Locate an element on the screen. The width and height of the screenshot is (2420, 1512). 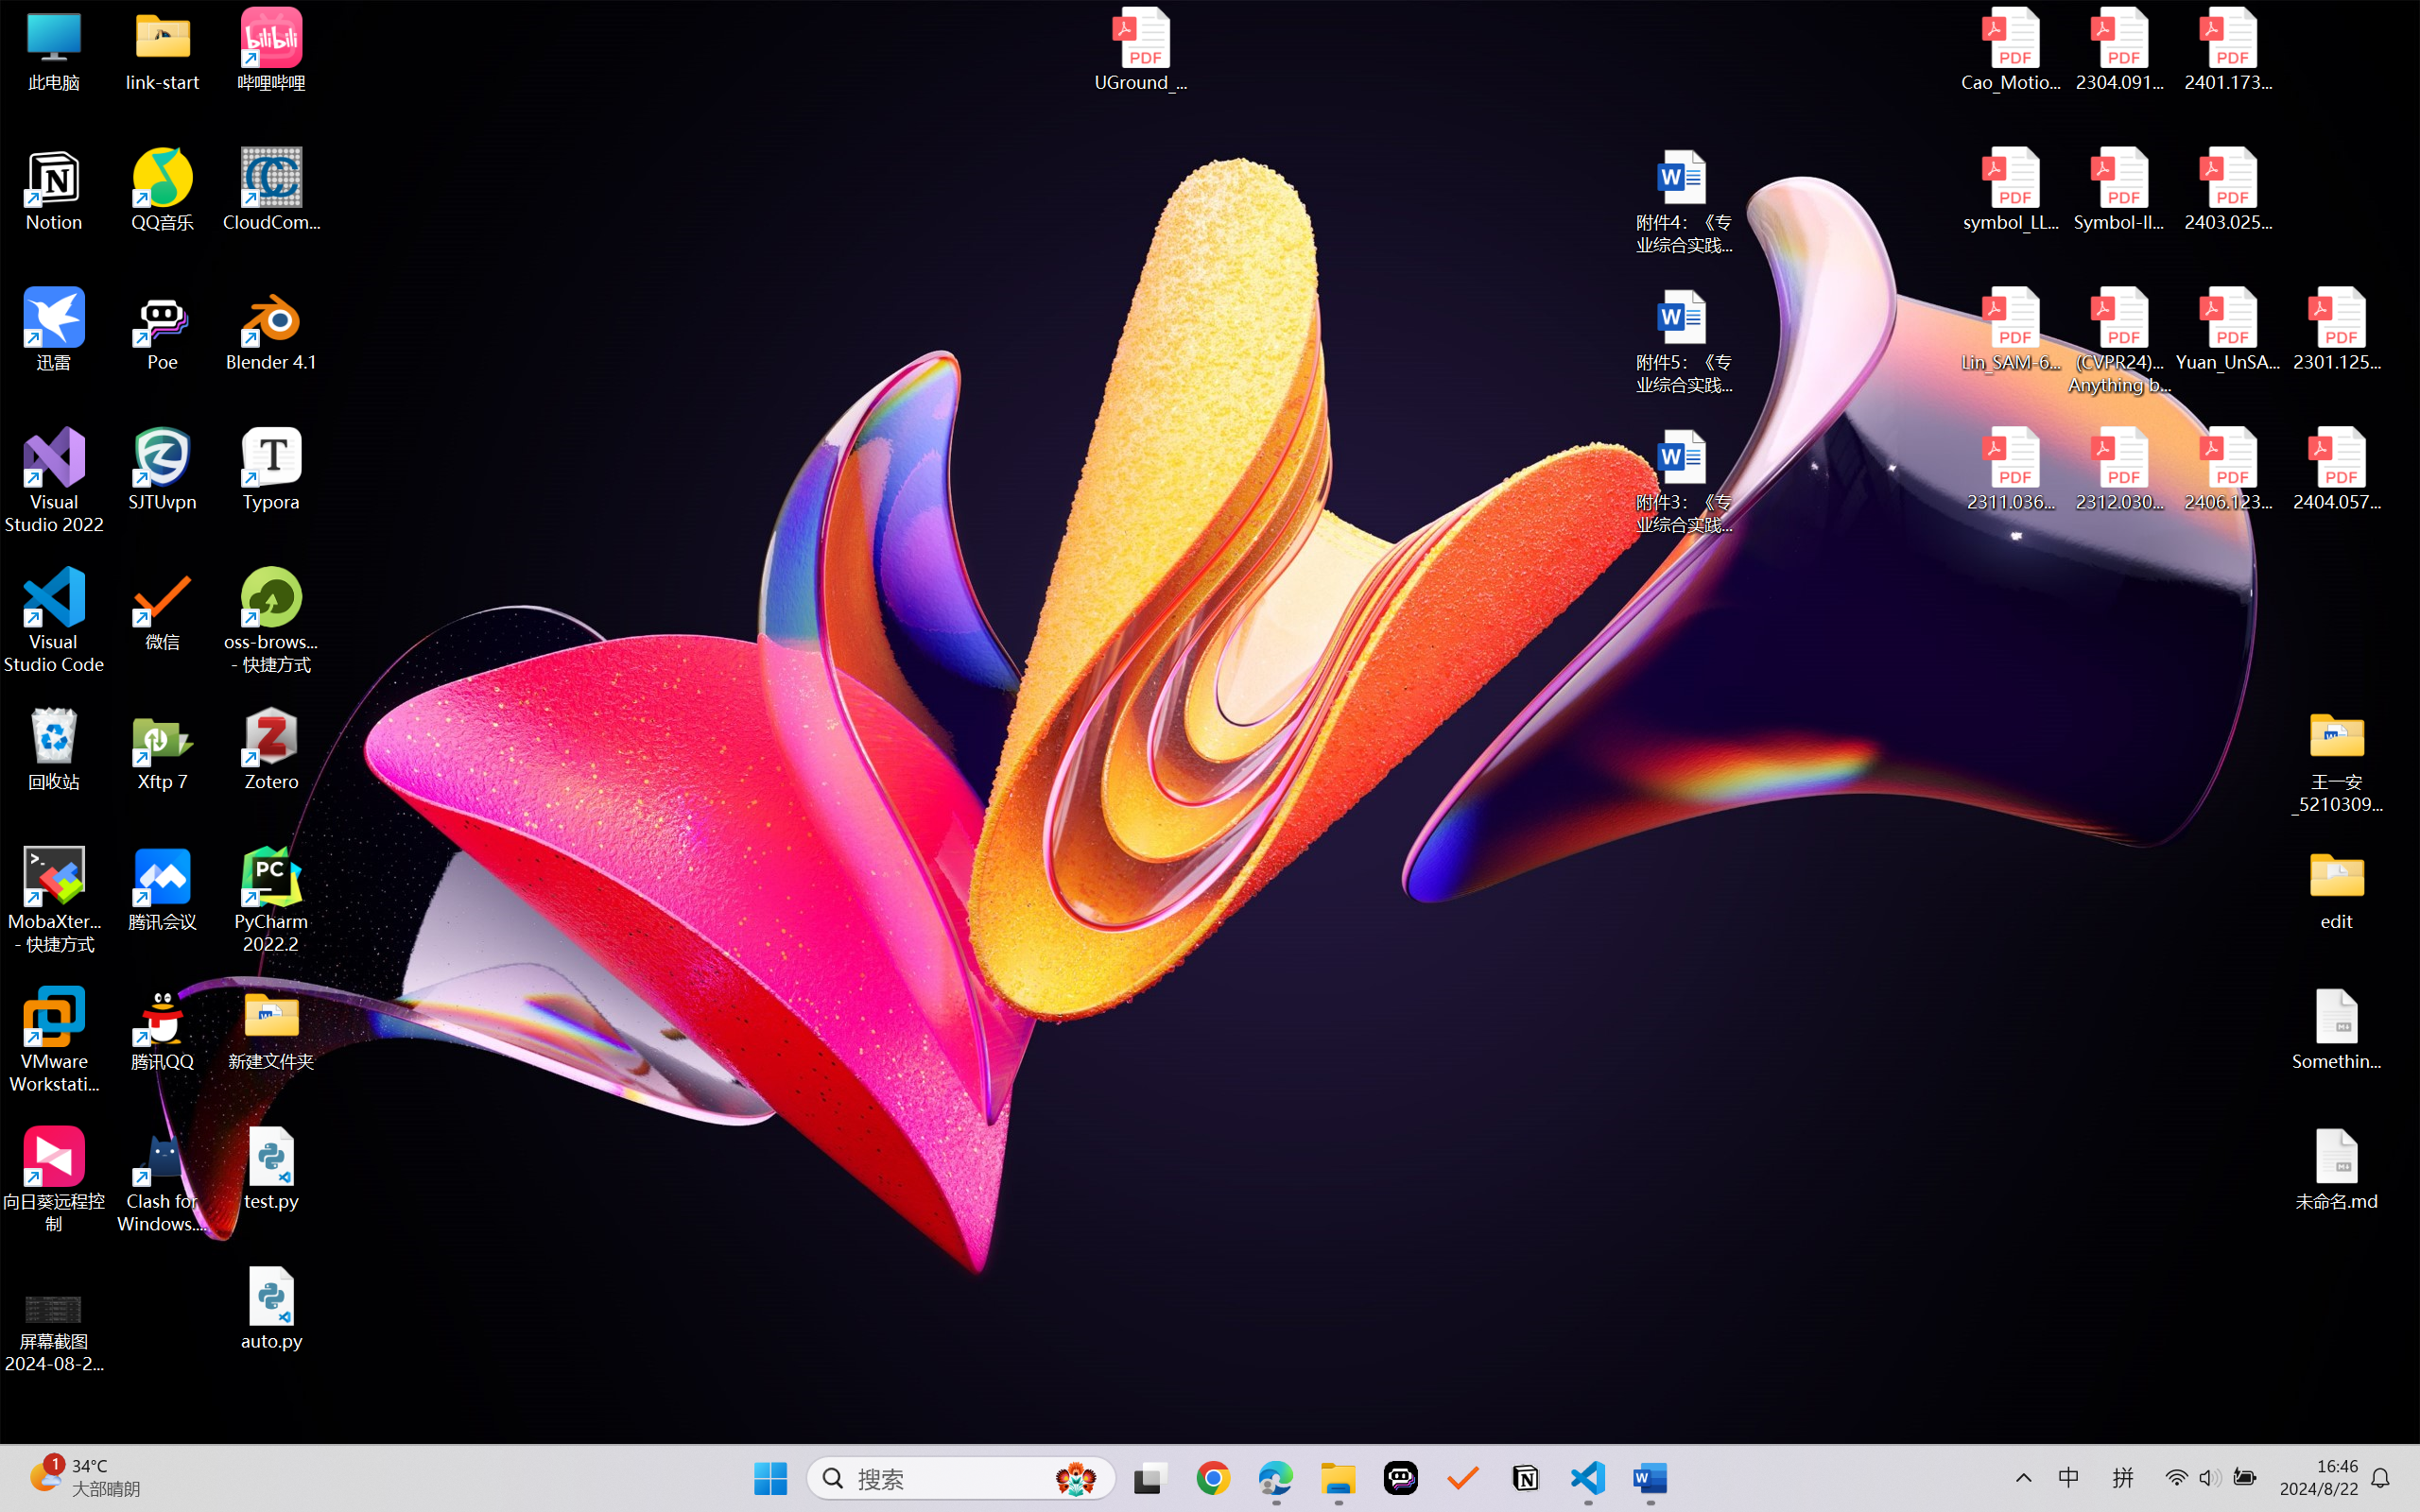
'VMware Workstation Pro' is located at coordinates (53, 1040).